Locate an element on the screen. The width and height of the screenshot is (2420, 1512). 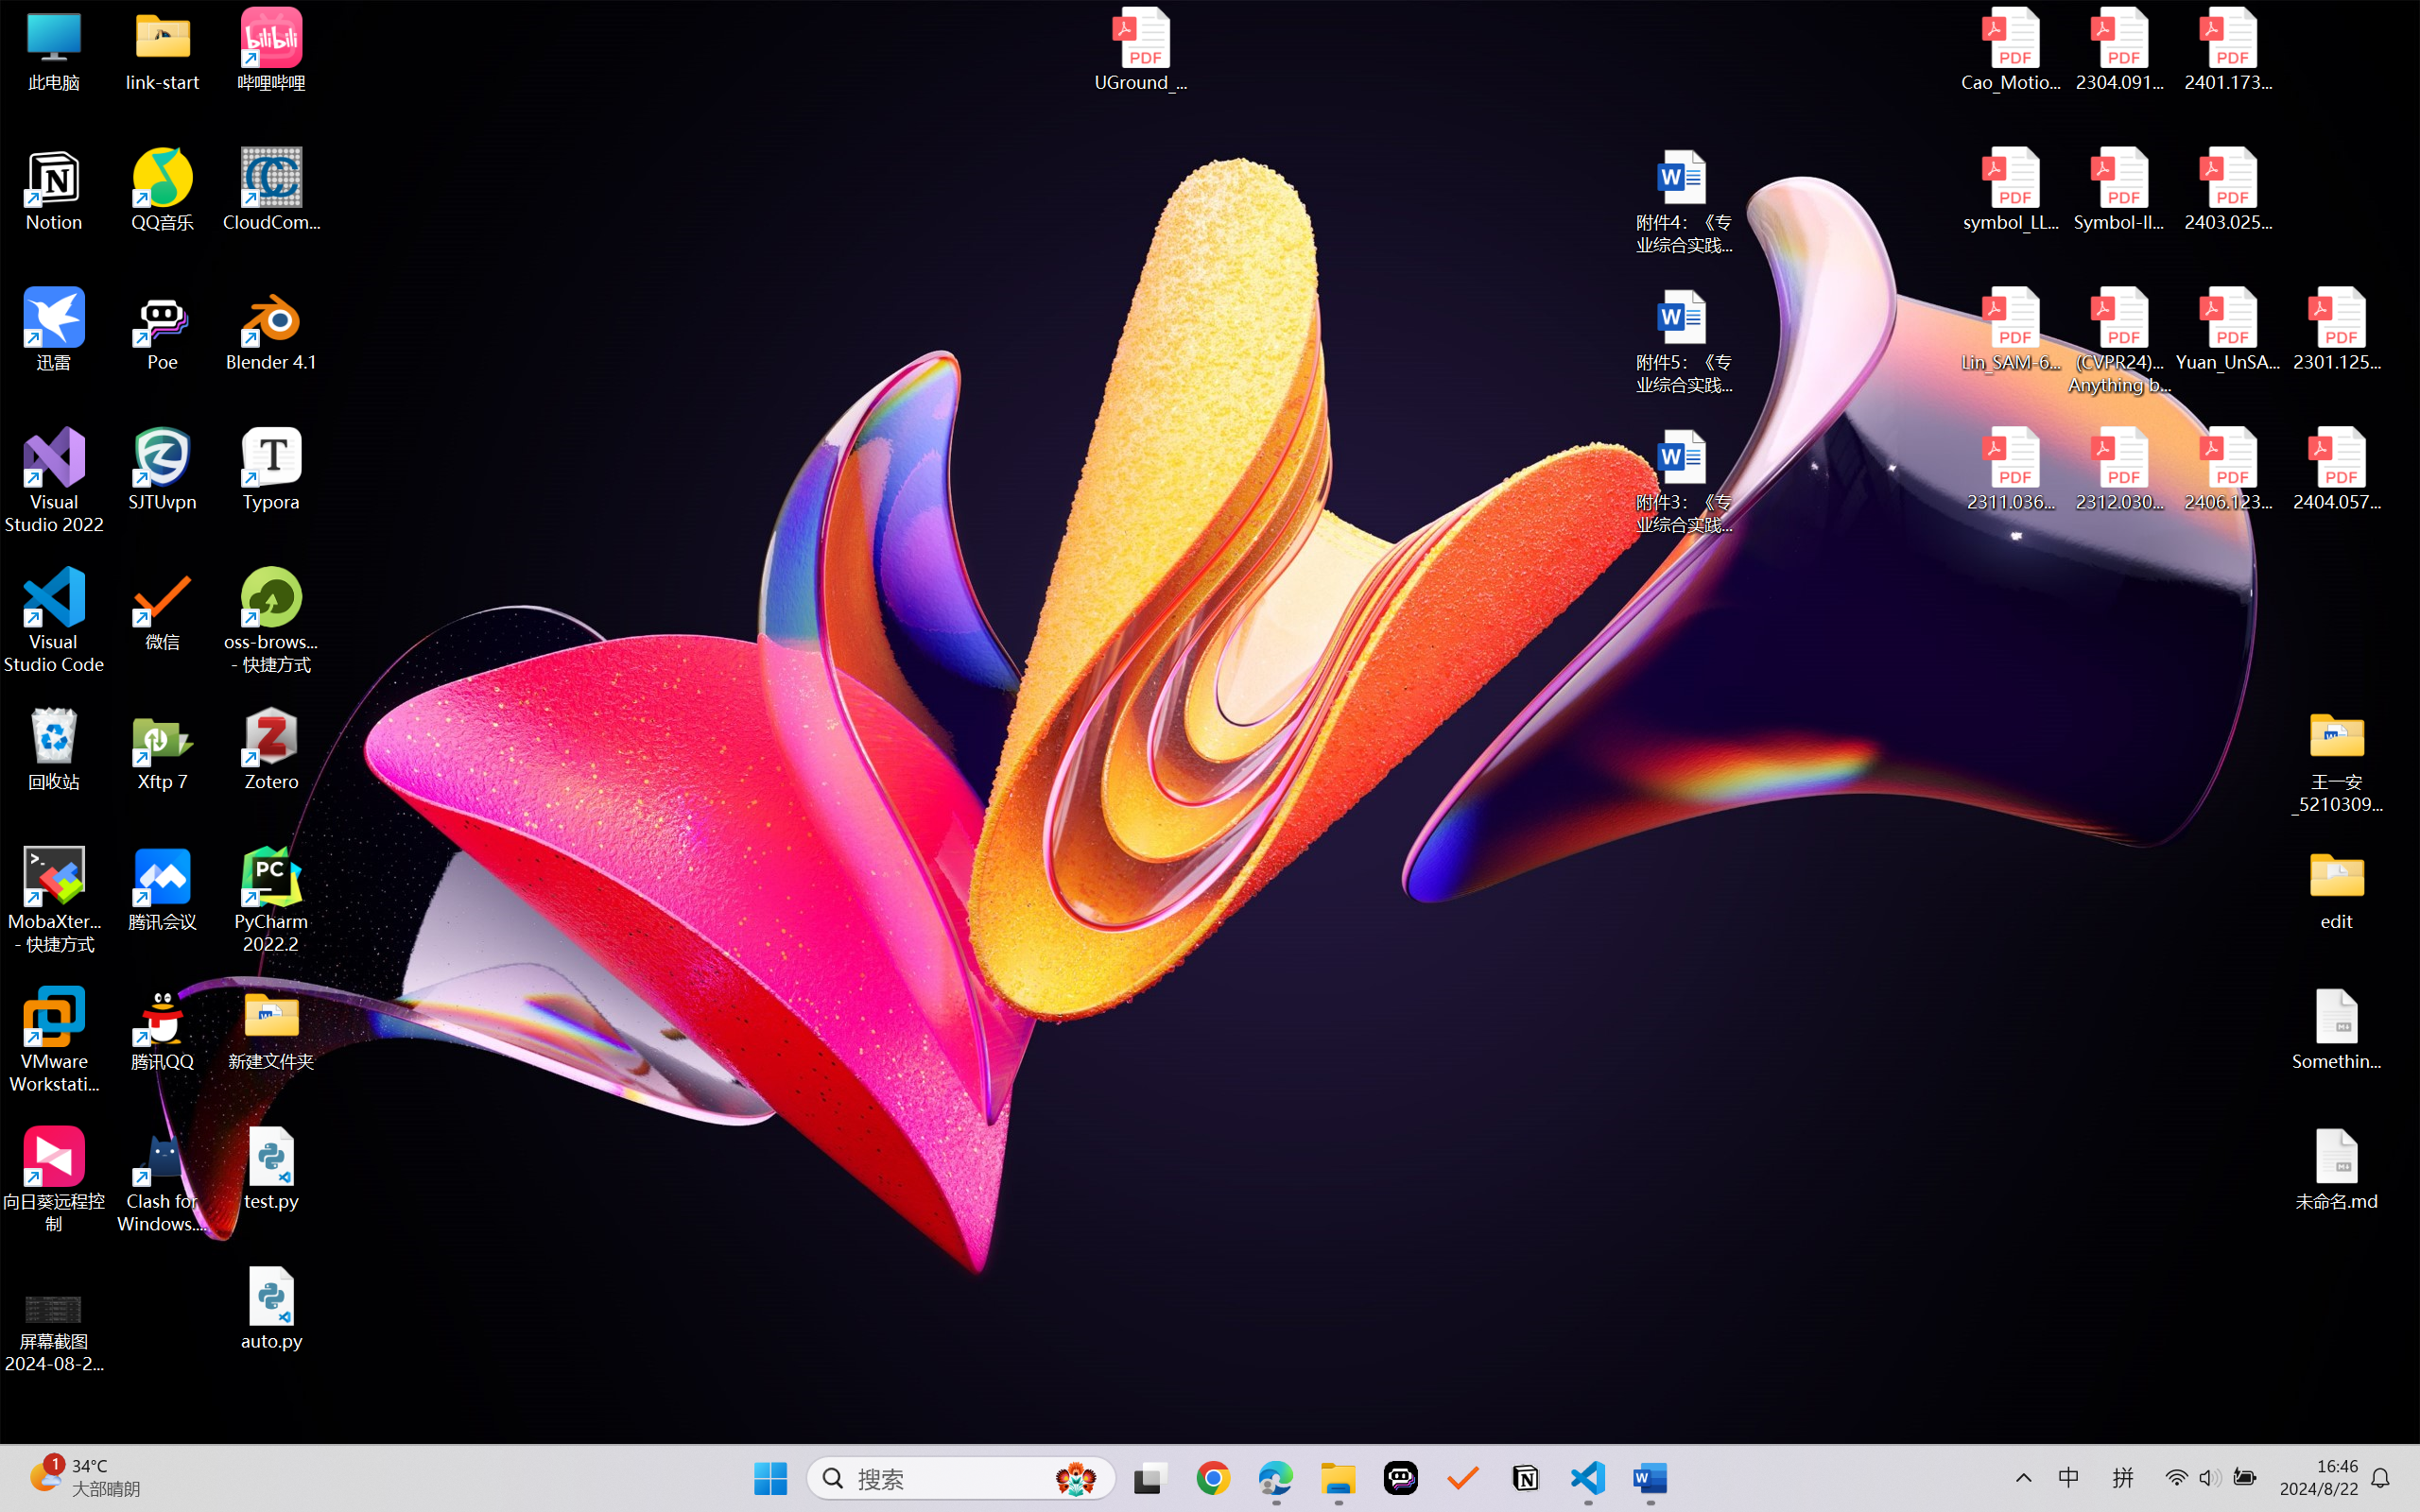
'VMware Workstation Pro' is located at coordinates (53, 1040).